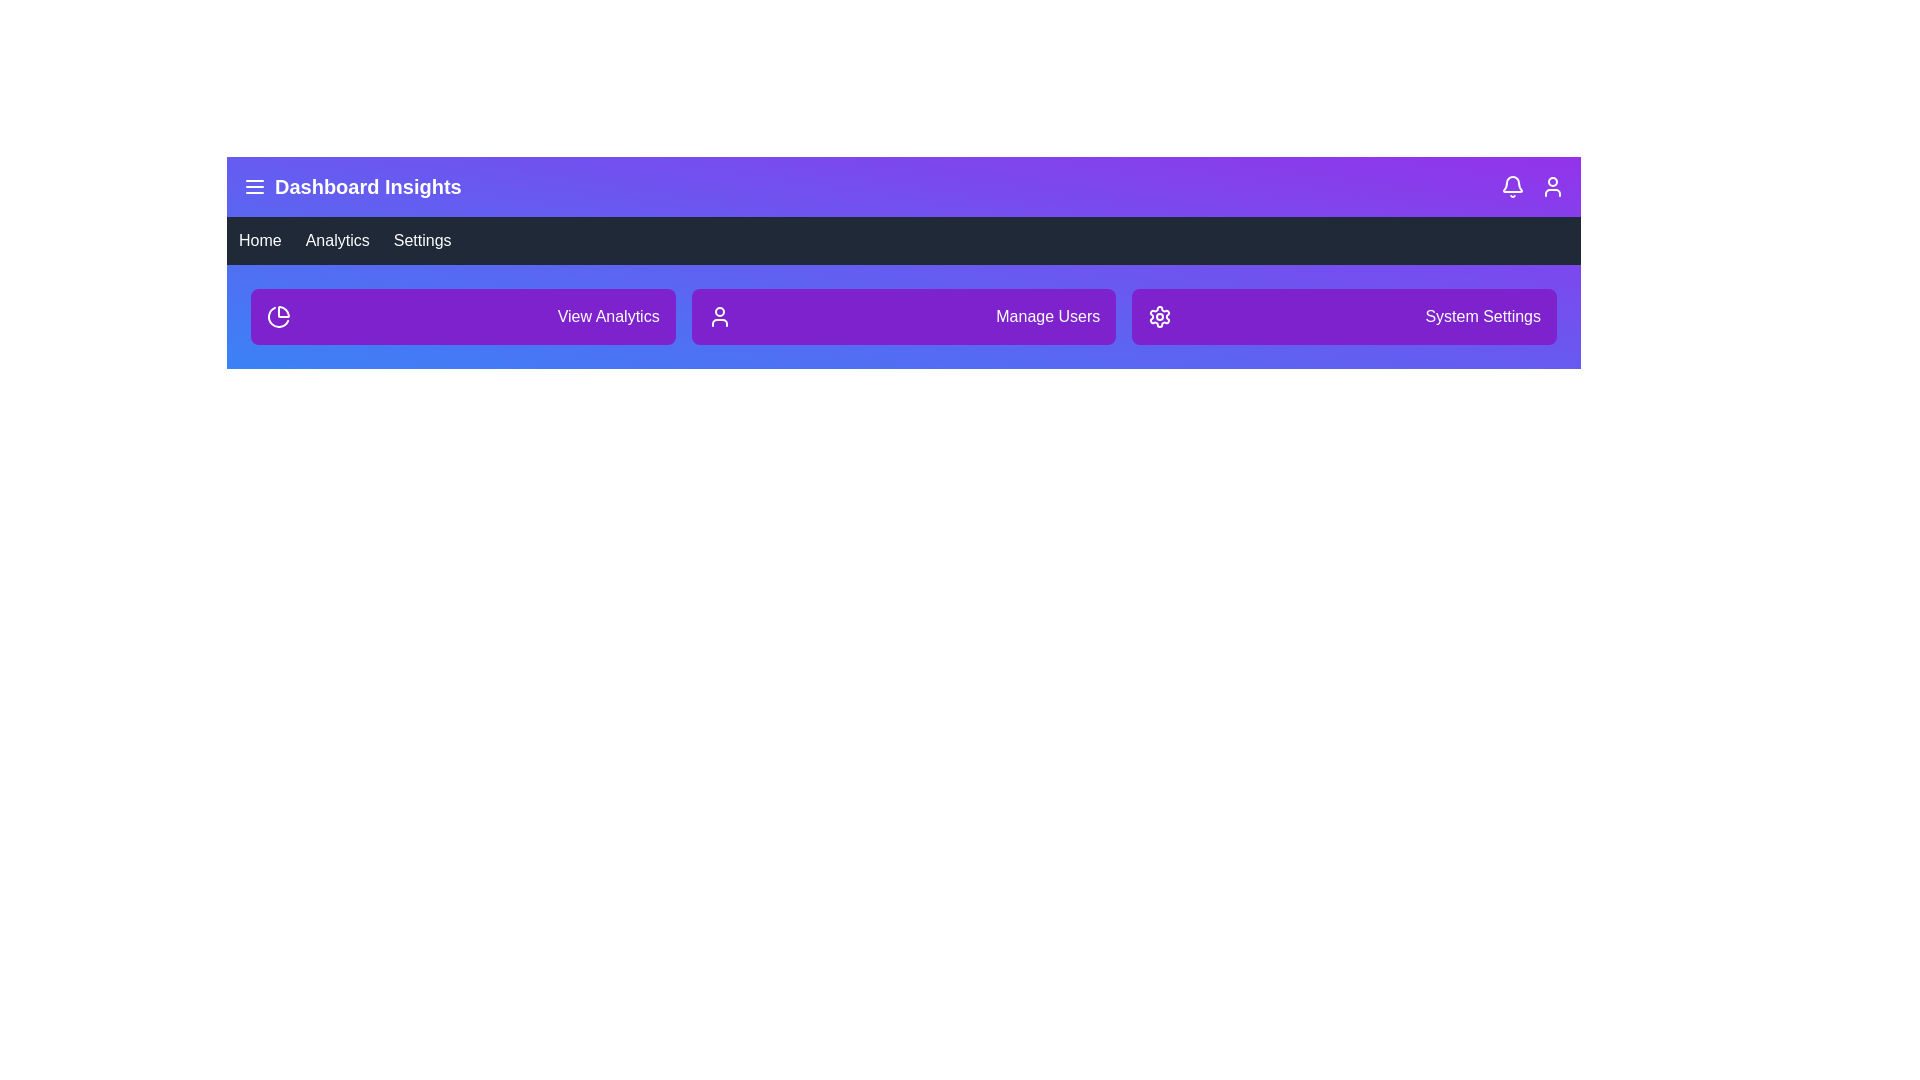 This screenshot has width=1920, height=1080. Describe the element at coordinates (461, 315) in the screenshot. I see `the View Analytics button in the dashboard` at that location.